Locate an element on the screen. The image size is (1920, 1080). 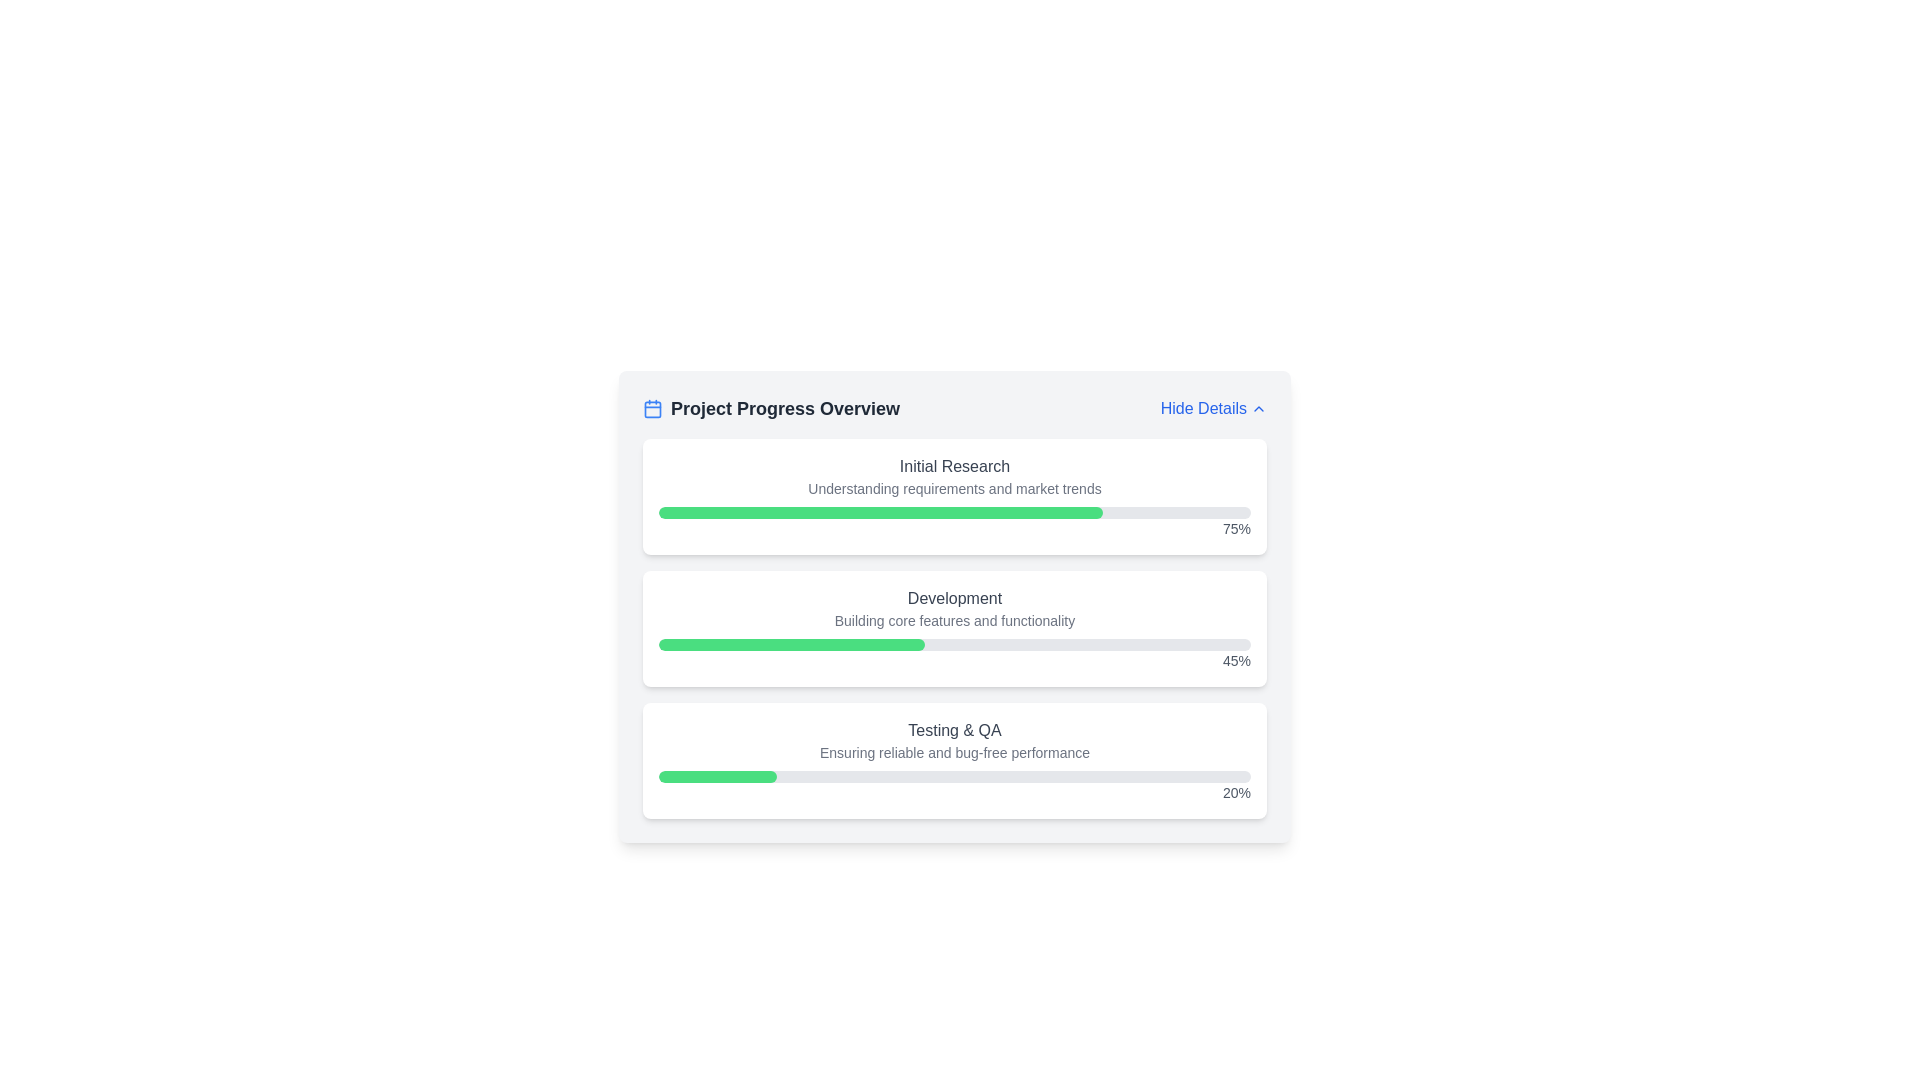
the text element reading 'Understanding requirements and market trends' which is positioned below the title 'Initial Research' in a card layout is located at coordinates (954, 489).